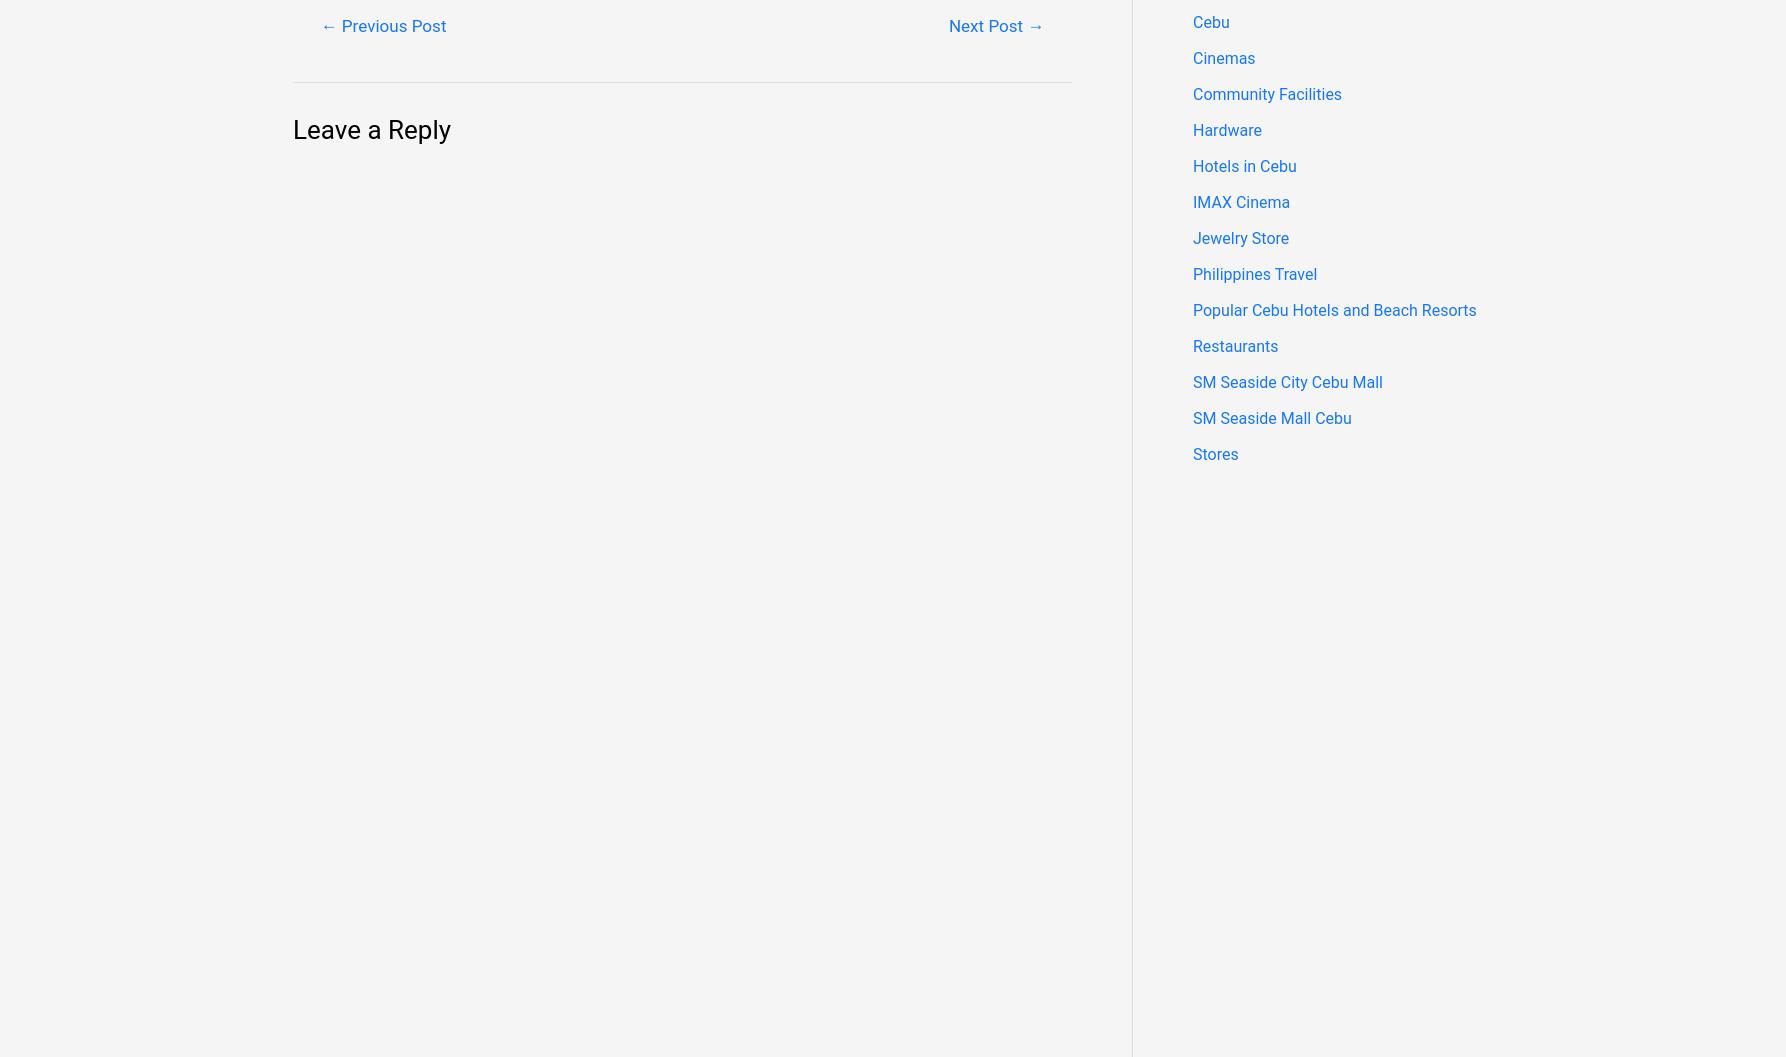 This screenshot has height=1057, width=1786. Describe the element at coordinates (1215, 454) in the screenshot. I see `'Stores'` at that location.